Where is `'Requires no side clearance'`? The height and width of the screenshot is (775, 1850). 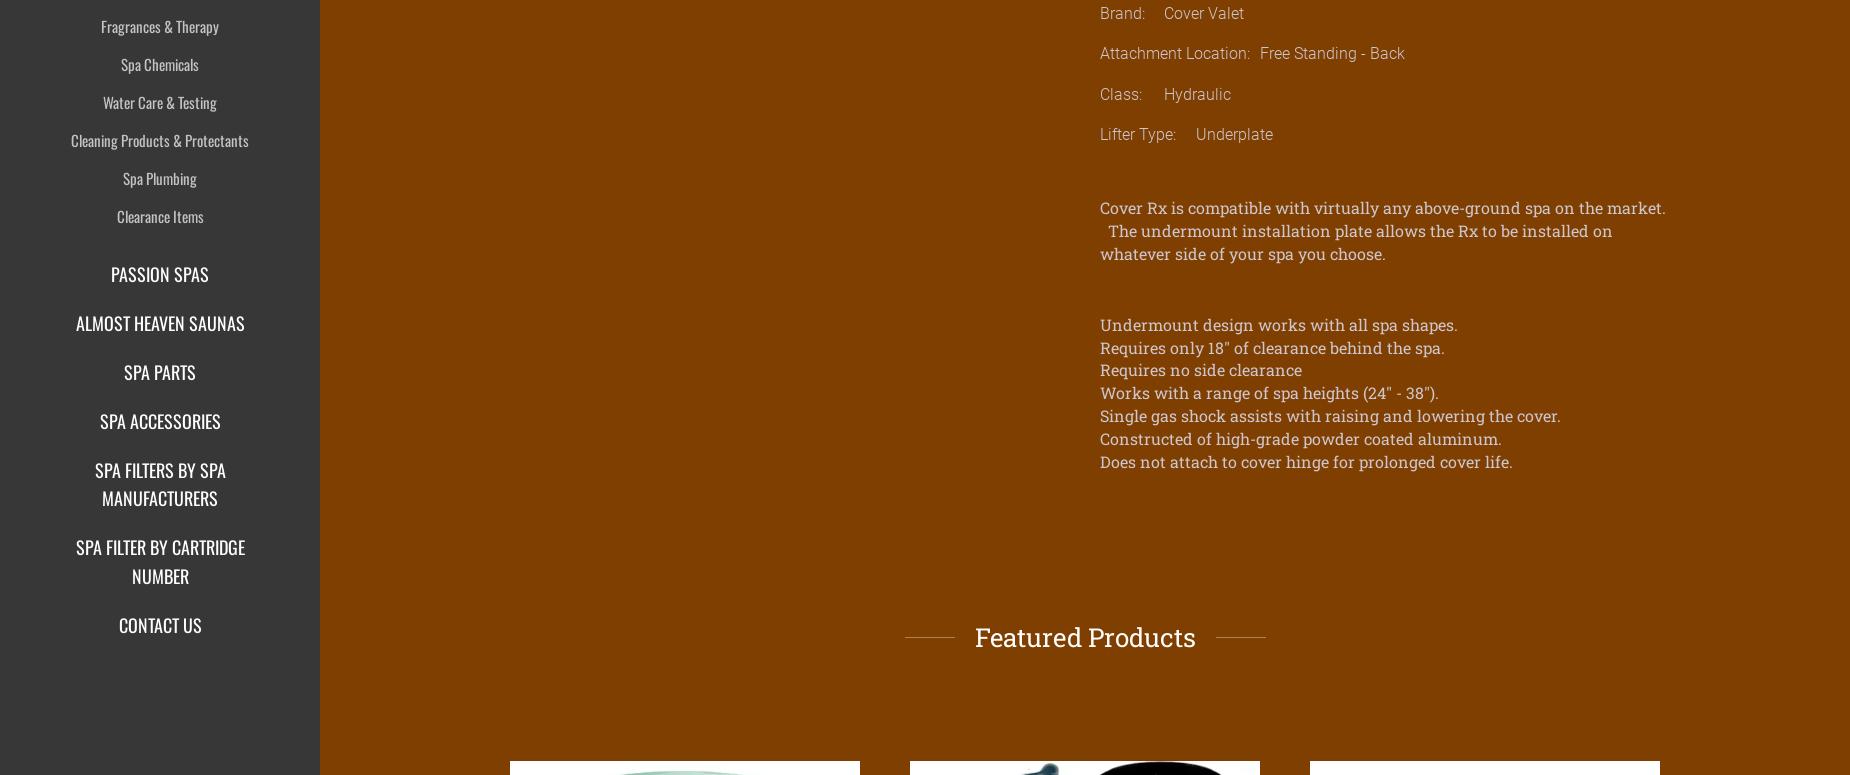
'Requires no side clearance' is located at coordinates (1200, 369).